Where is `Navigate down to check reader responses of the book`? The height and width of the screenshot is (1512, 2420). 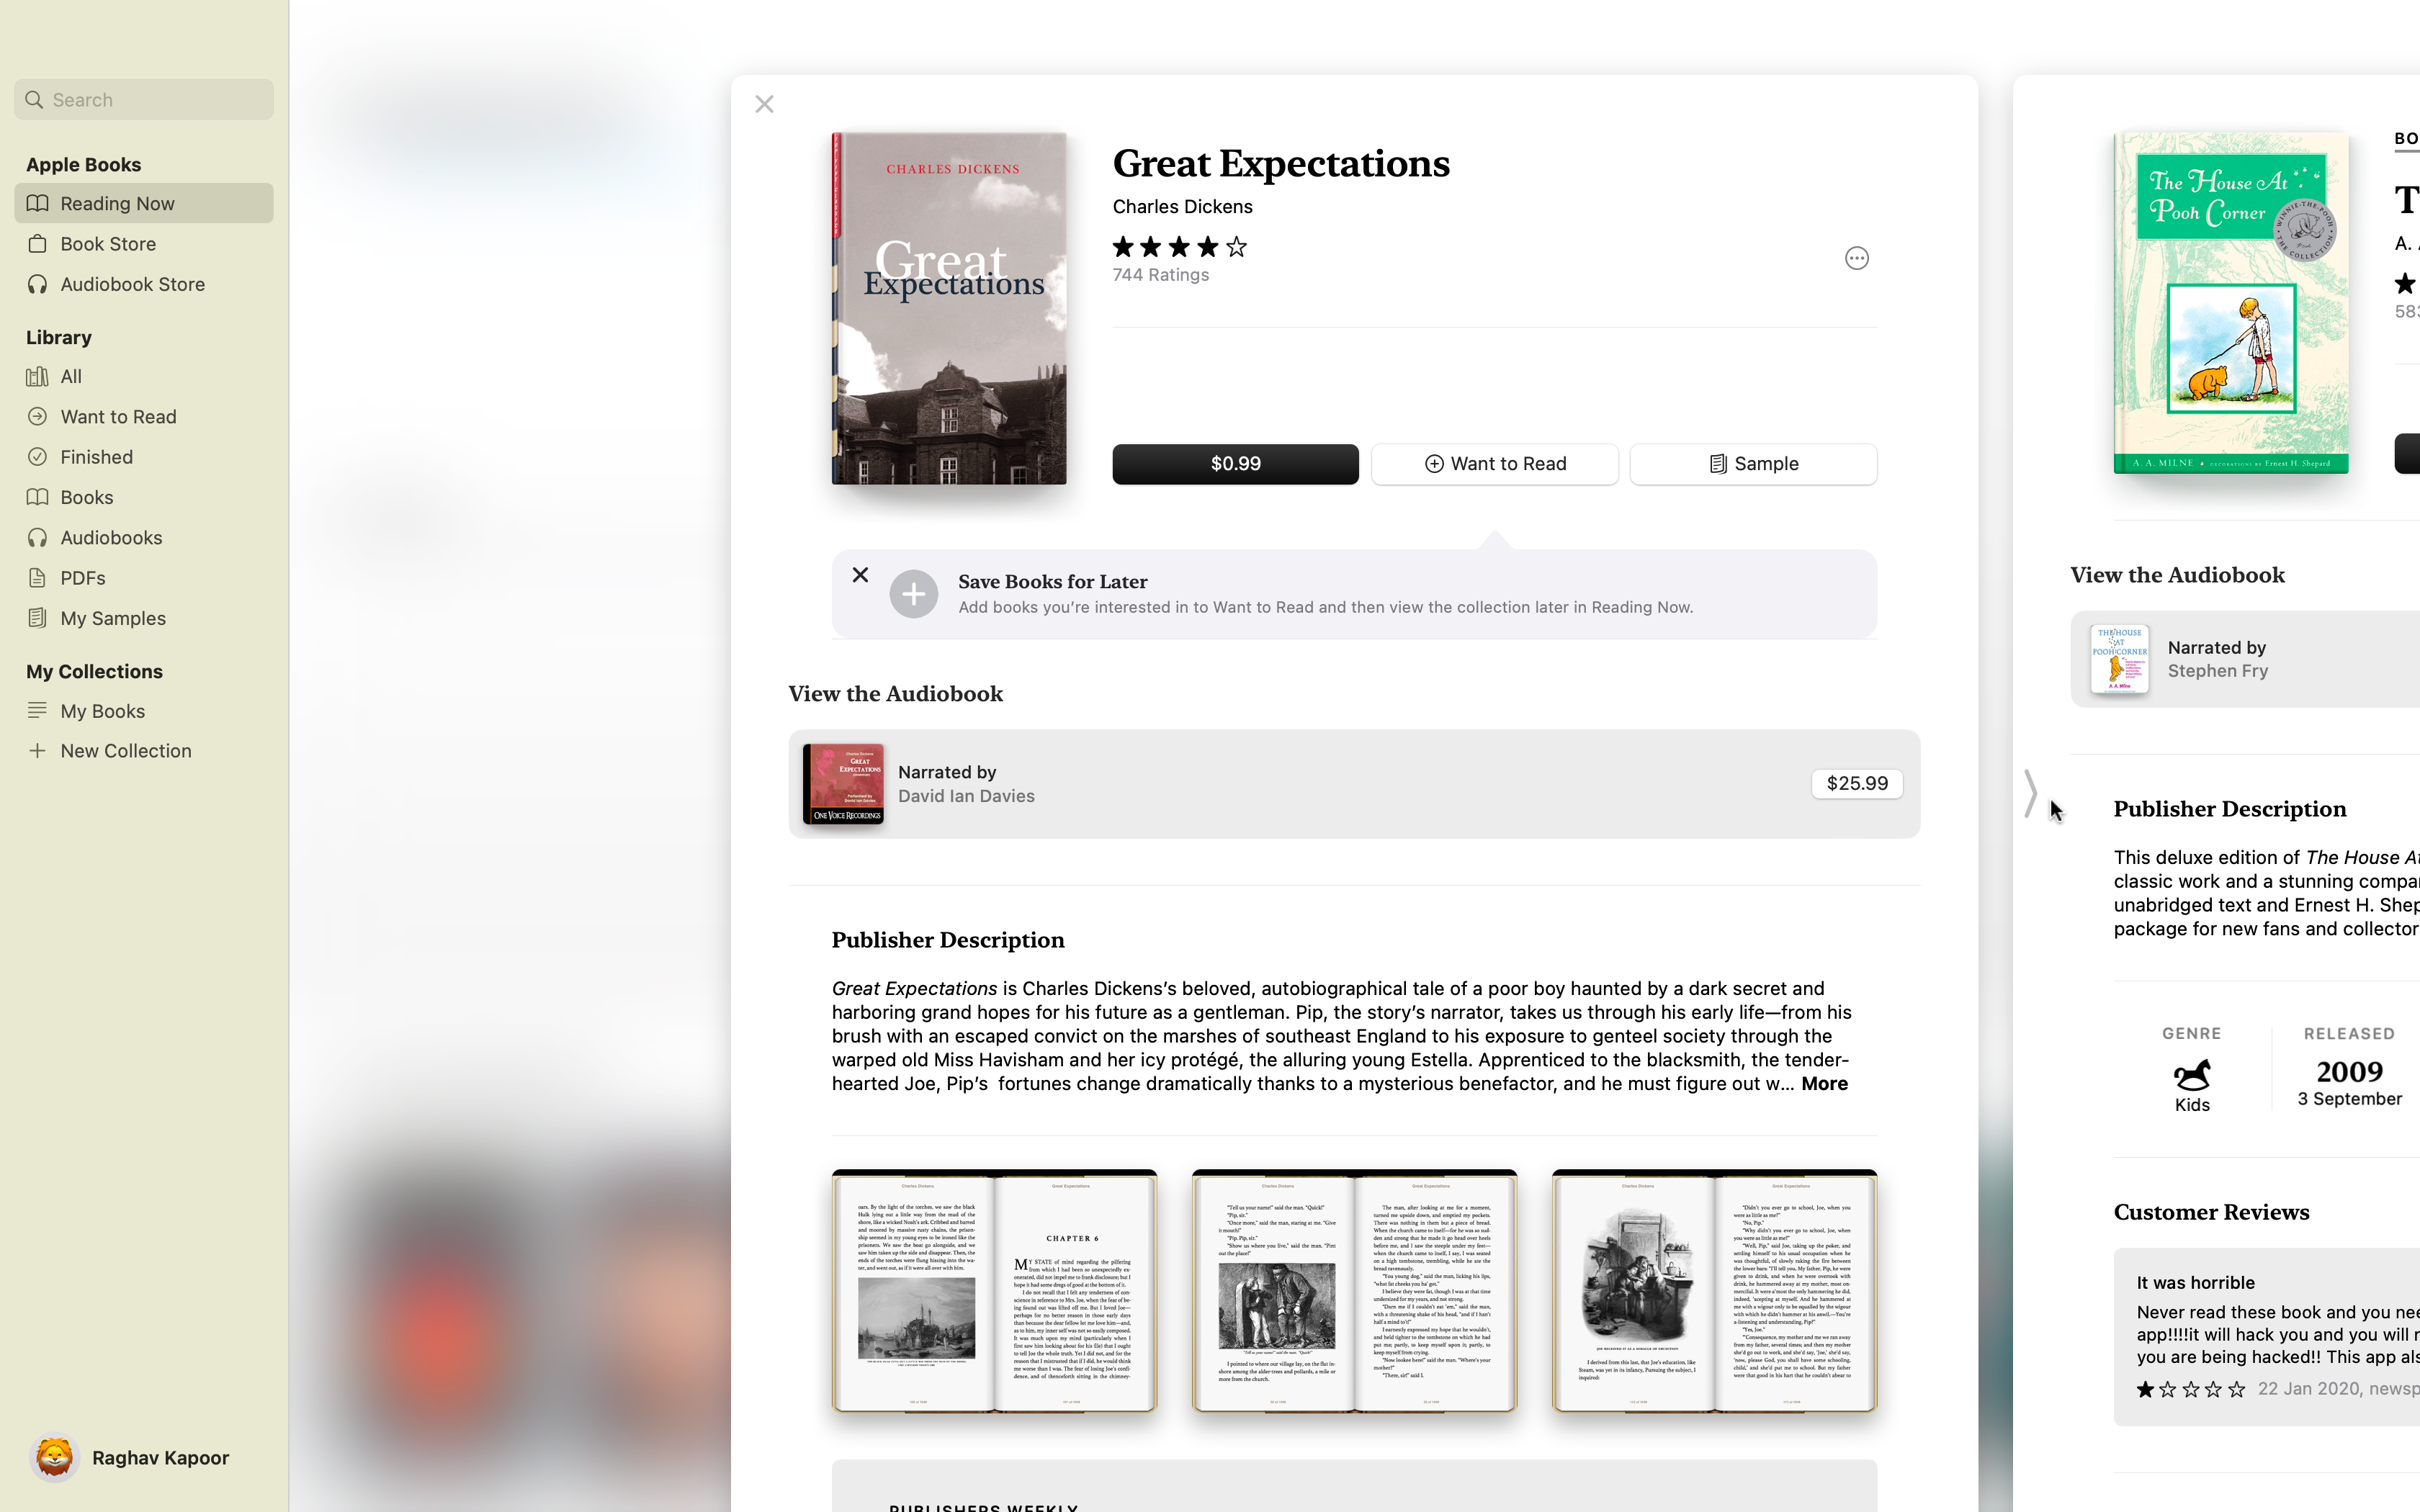
Navigate down to check reader responses of the book is located at coordinates (4549600, 1669248).